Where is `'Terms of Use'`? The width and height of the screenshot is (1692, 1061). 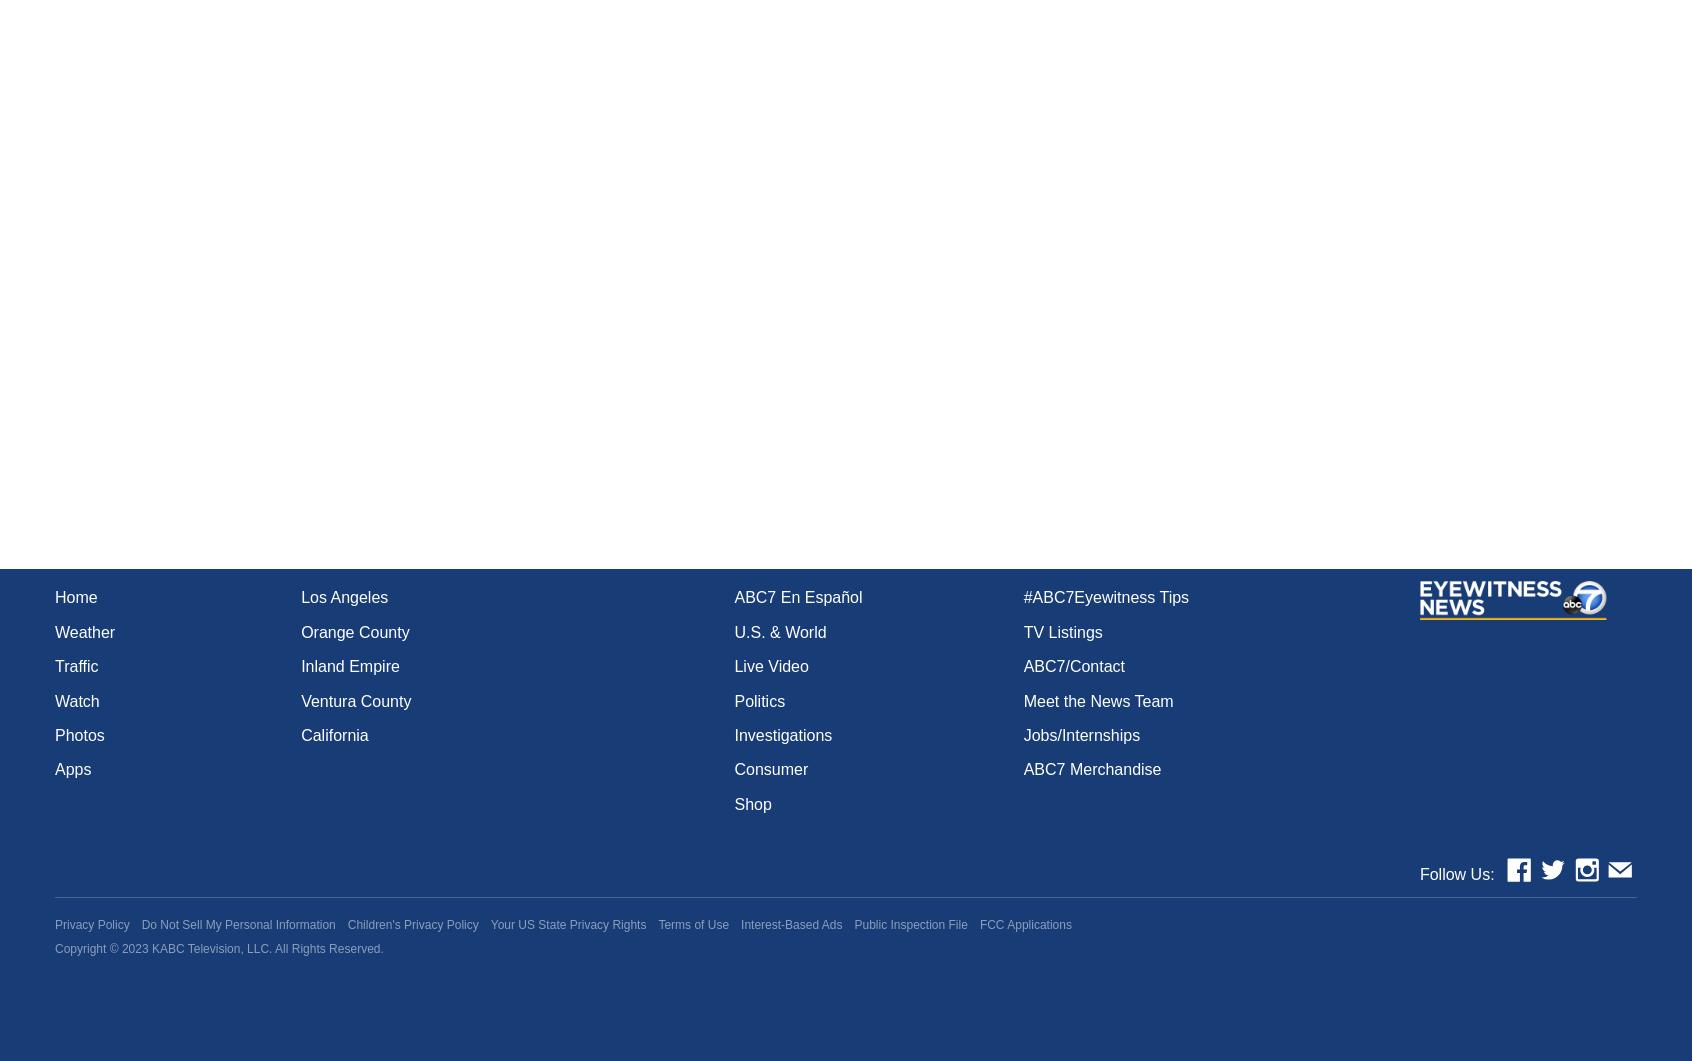 'Terms of Use' is located at coordinates (658, 923).